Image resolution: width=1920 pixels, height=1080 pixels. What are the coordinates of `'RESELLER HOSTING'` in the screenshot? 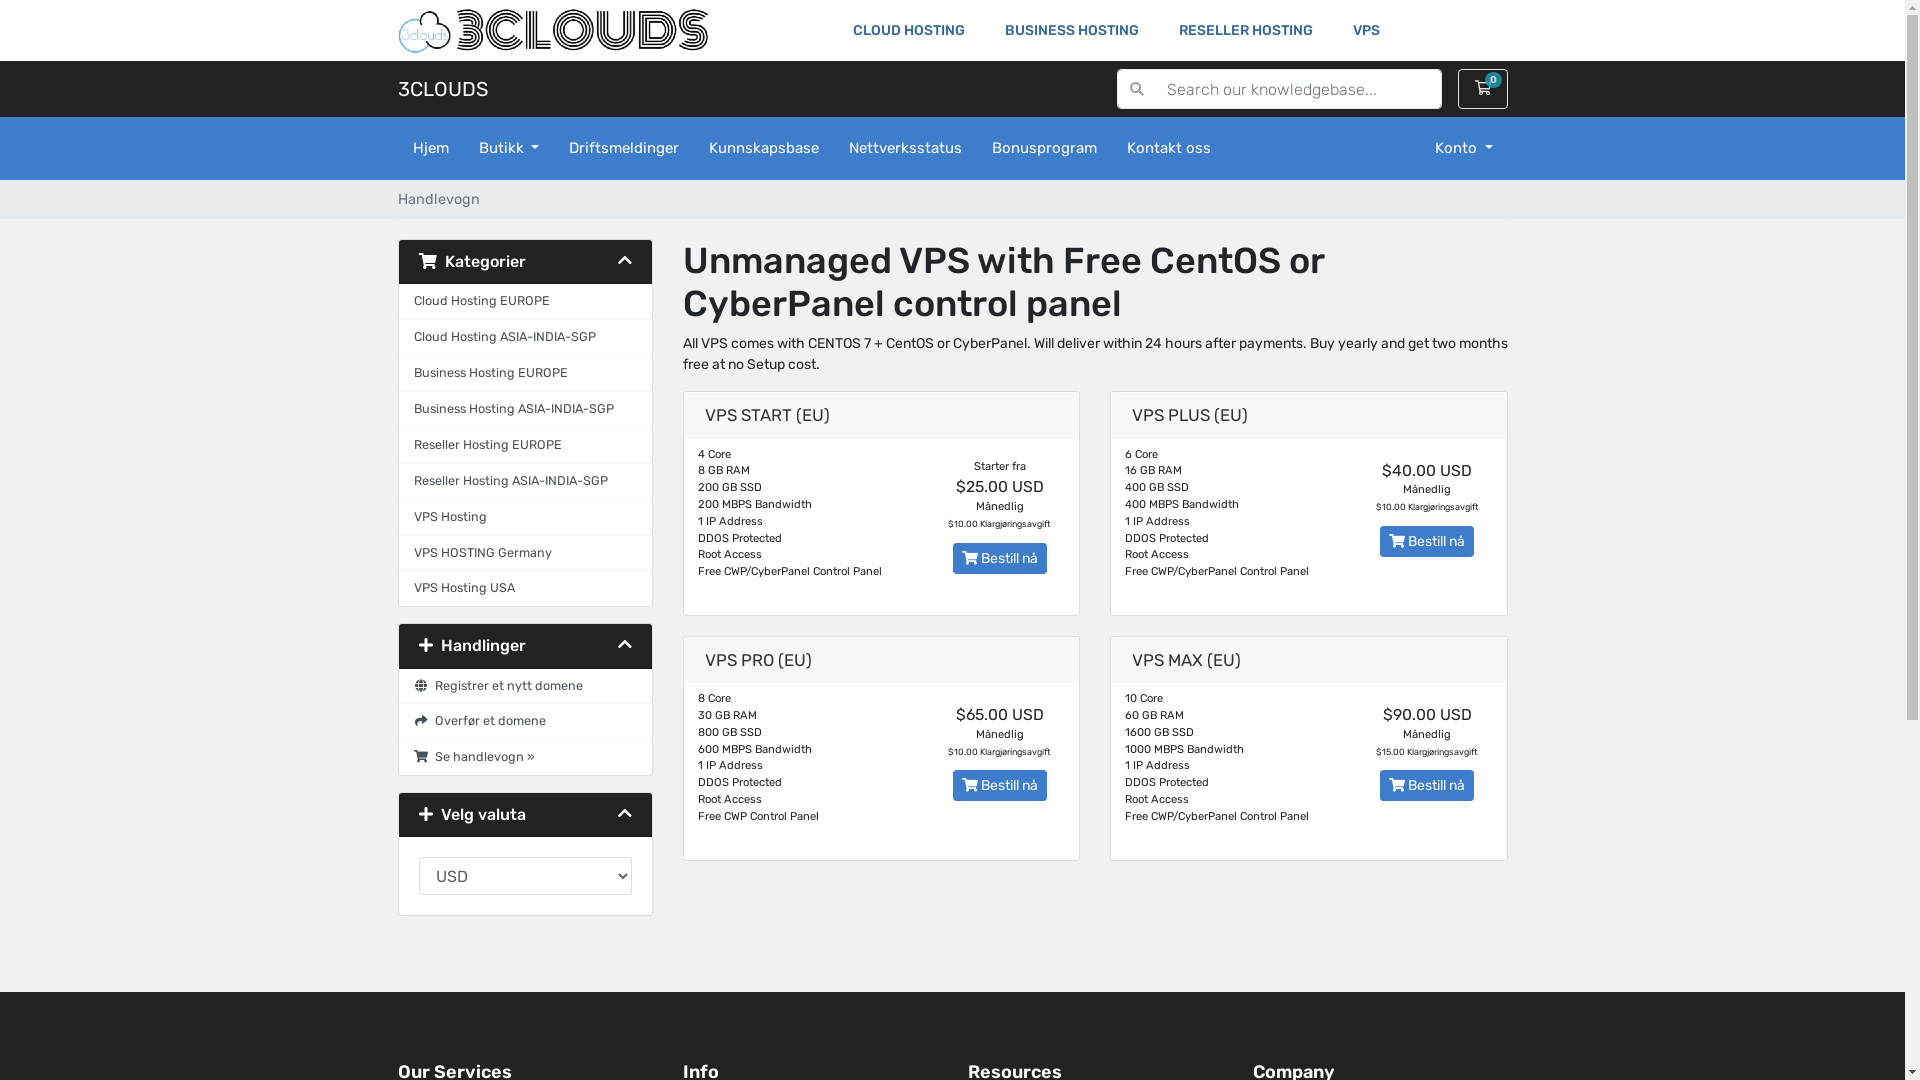 It's located at (1245, 30).